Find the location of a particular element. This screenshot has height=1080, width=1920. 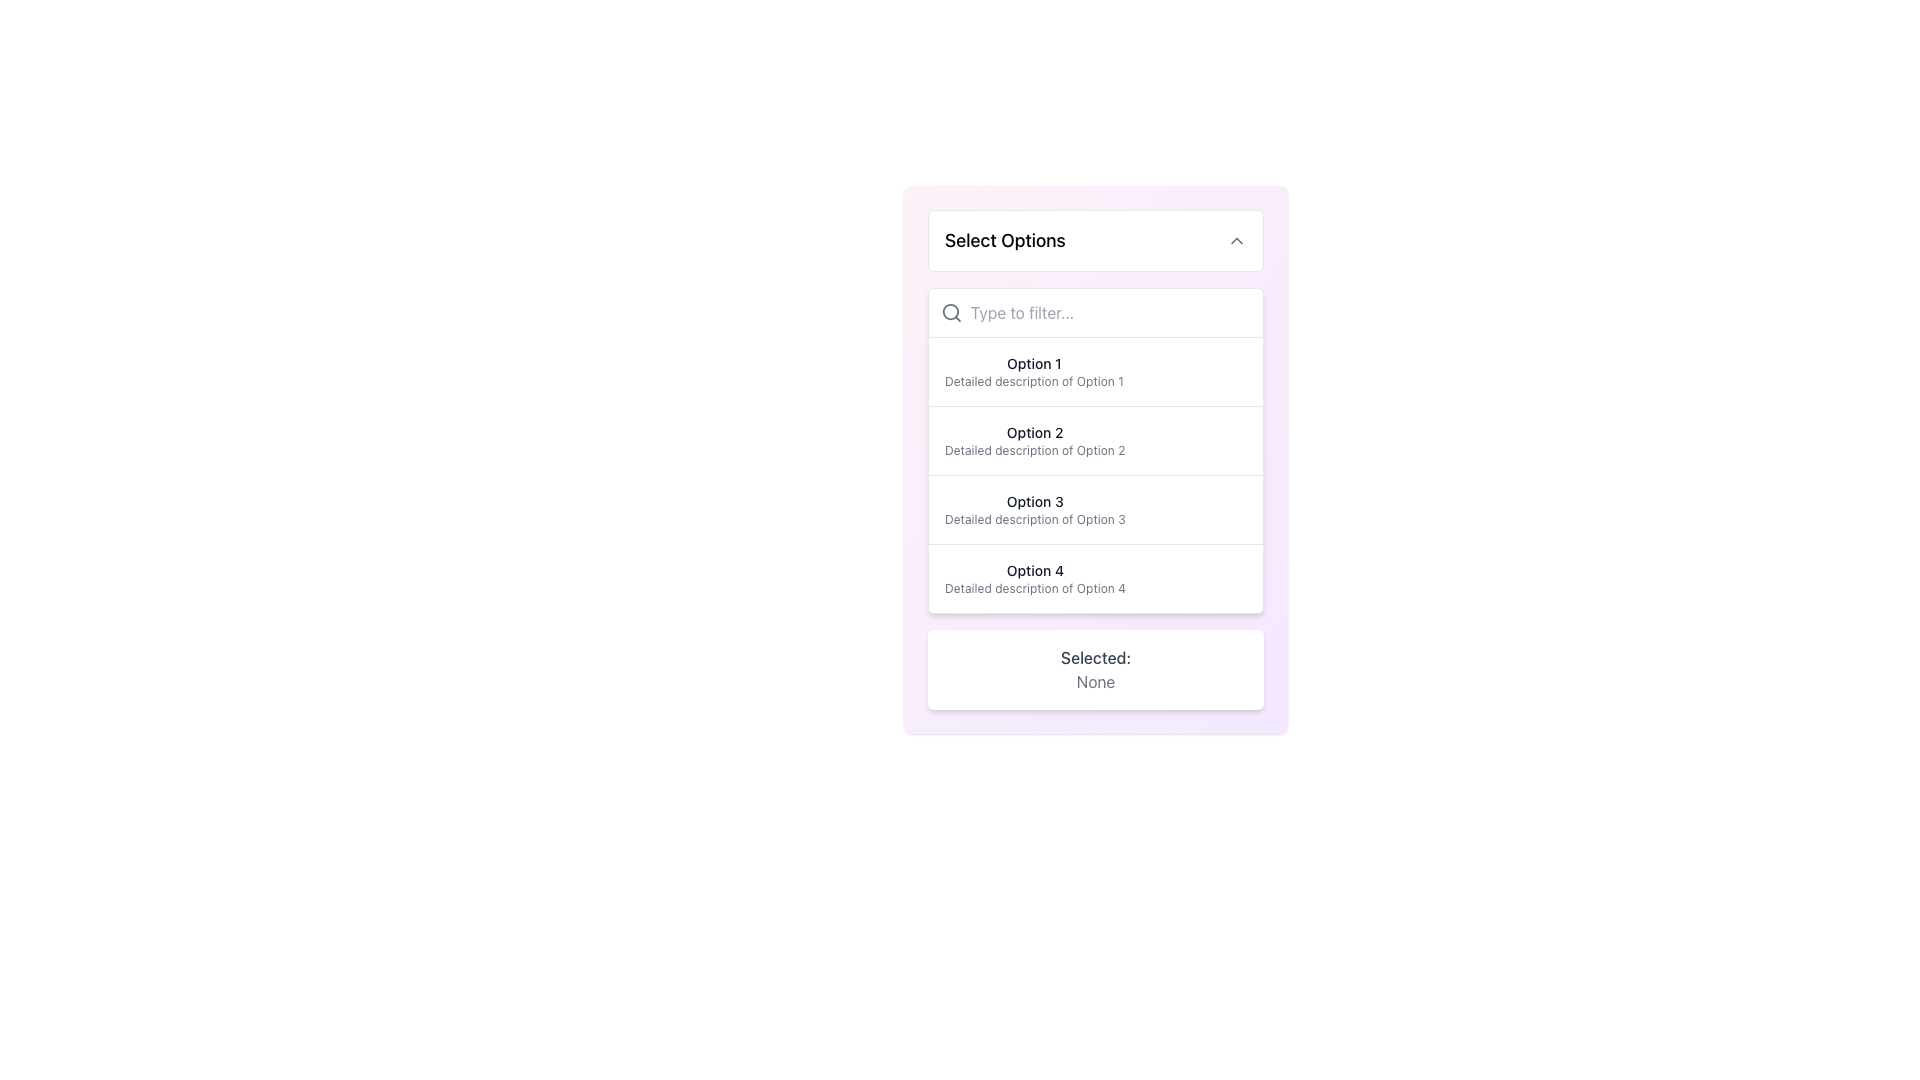

the text label that serves as the title for the third selectable option in a vertical list, positioned between 'Option 2' and 'Option 4' is located at coordinates (1035, 500).